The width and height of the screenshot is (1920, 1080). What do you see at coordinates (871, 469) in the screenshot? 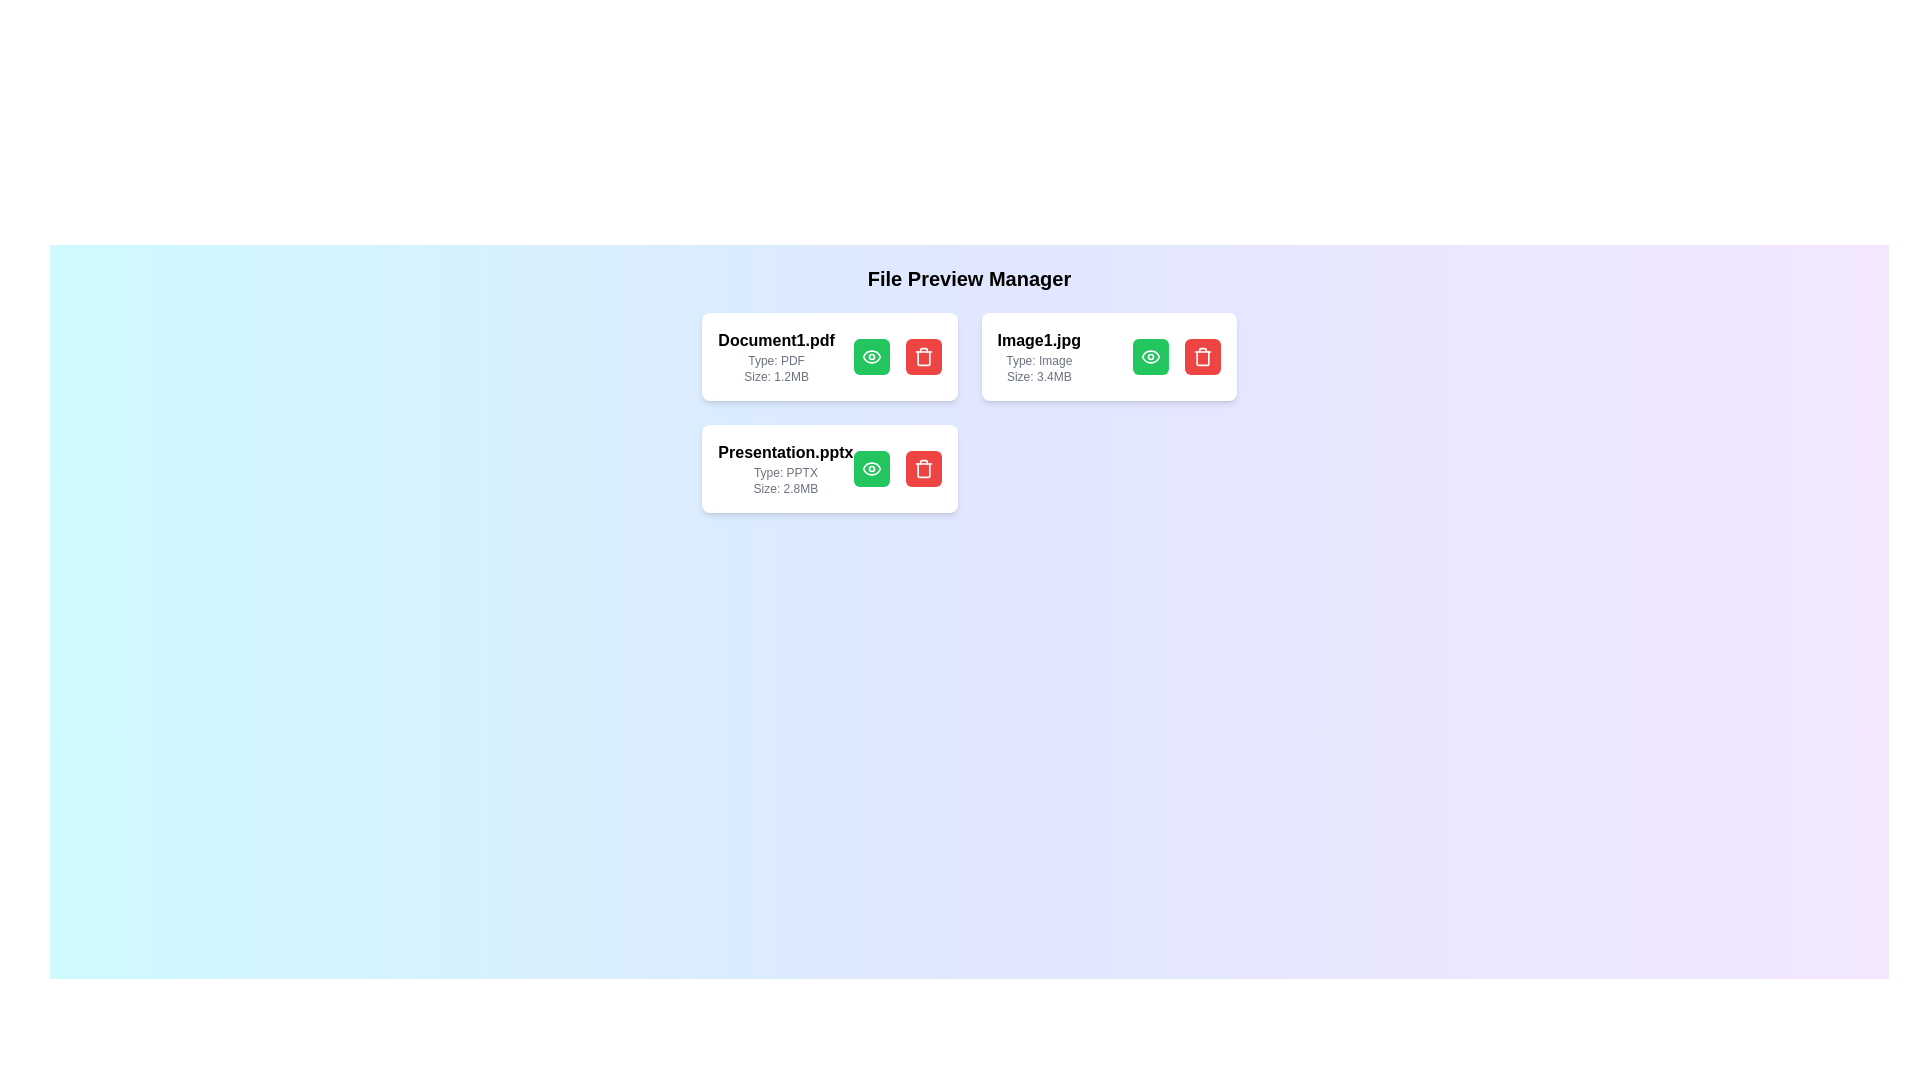
I see `the leftmost button in the horizontal row of controls at the bottom-right of the card for the file 'Presentation.pptx' to preview the file` at bounding box center [871, 469].